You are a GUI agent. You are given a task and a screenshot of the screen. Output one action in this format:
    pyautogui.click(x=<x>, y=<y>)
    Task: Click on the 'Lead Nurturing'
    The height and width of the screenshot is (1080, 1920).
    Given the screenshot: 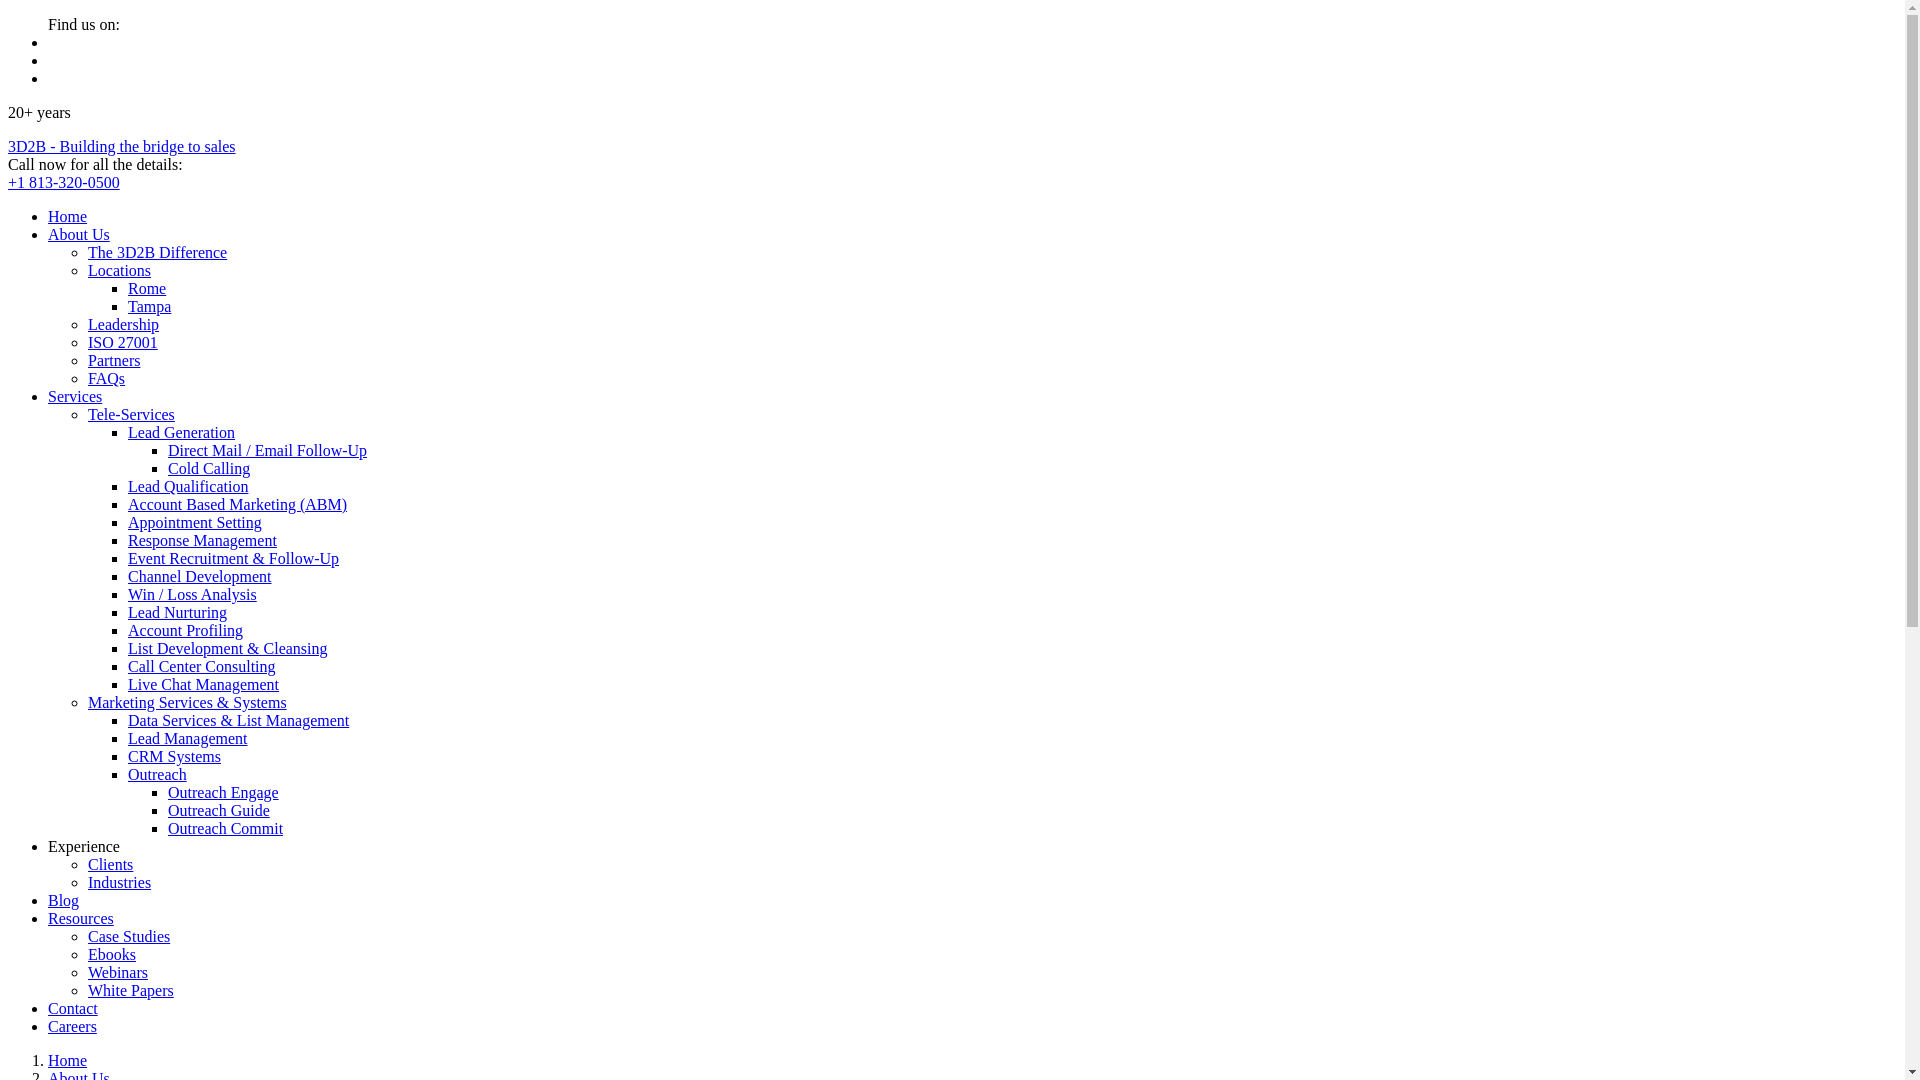 What is the action you would take?
    pyautogui.click(x=177, y=611)
    